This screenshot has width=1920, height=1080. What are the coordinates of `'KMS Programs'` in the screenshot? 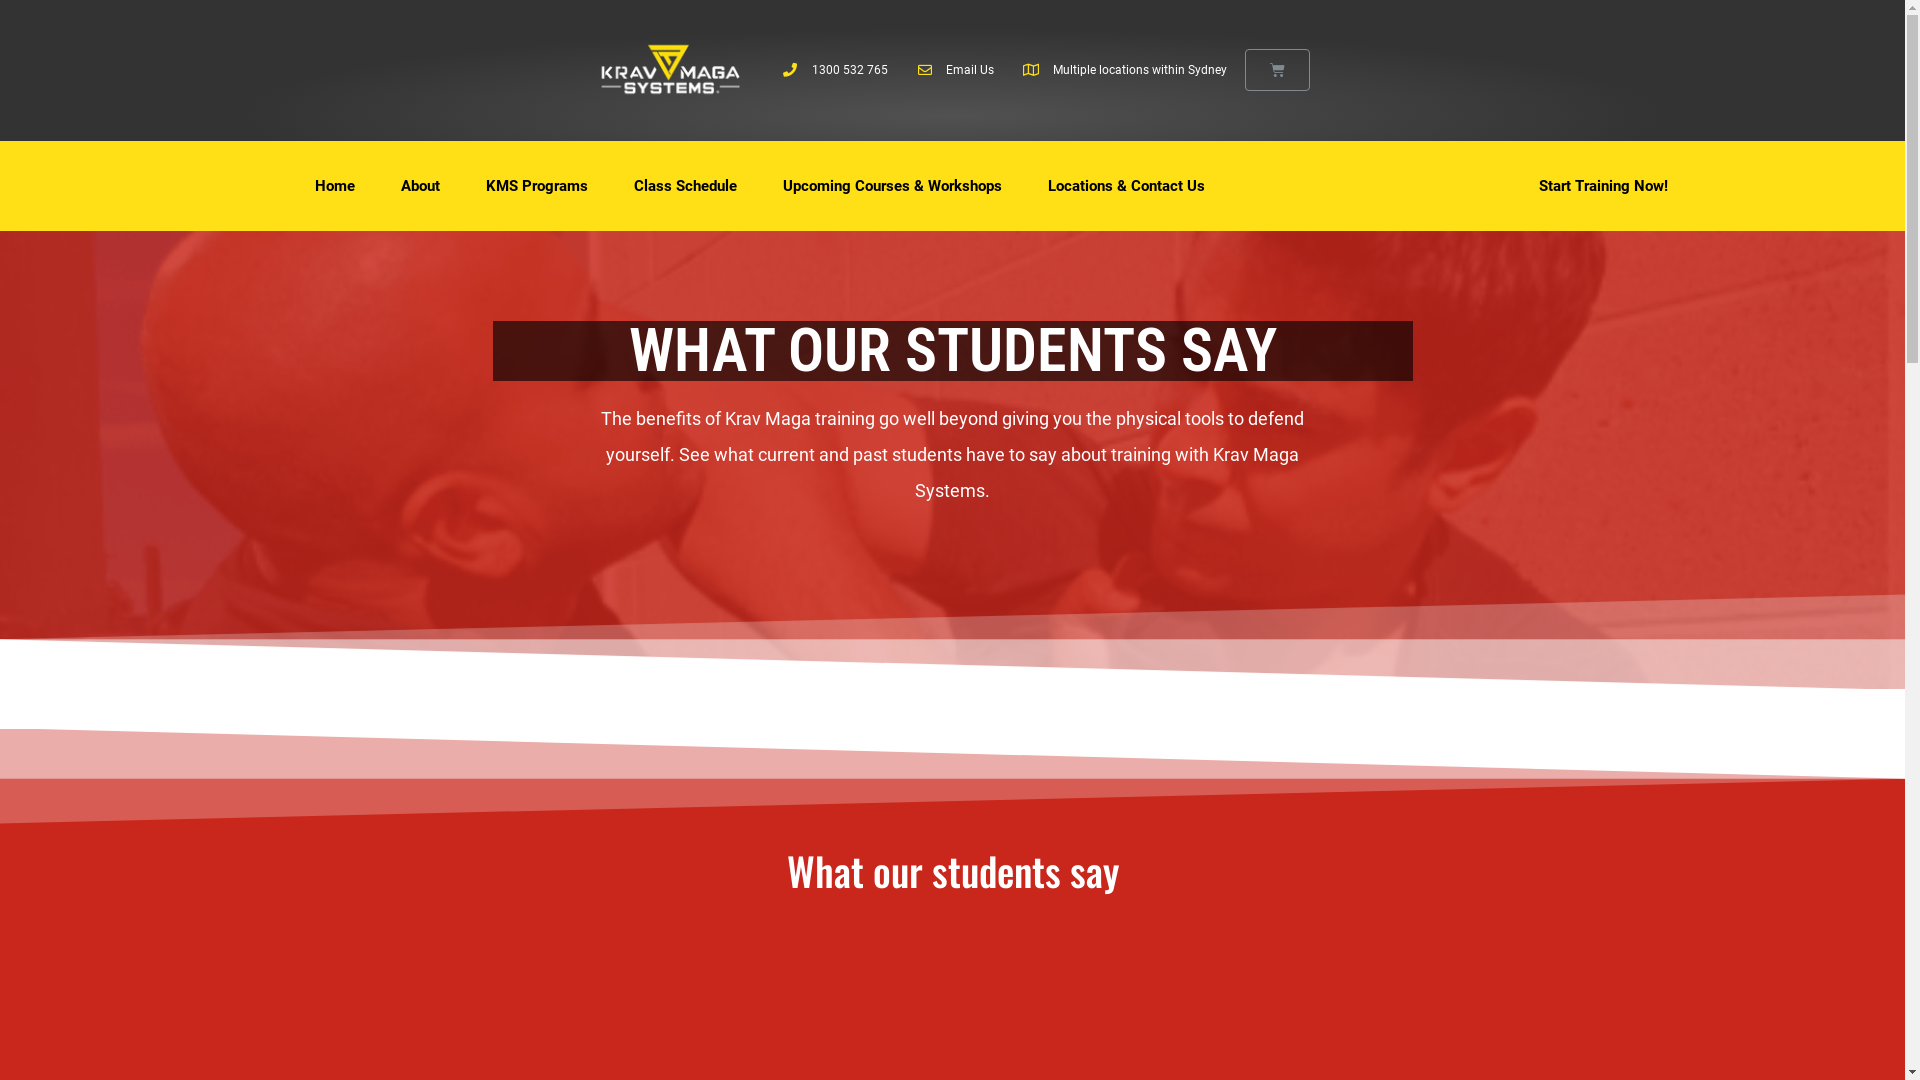 It's located at (537, 185).